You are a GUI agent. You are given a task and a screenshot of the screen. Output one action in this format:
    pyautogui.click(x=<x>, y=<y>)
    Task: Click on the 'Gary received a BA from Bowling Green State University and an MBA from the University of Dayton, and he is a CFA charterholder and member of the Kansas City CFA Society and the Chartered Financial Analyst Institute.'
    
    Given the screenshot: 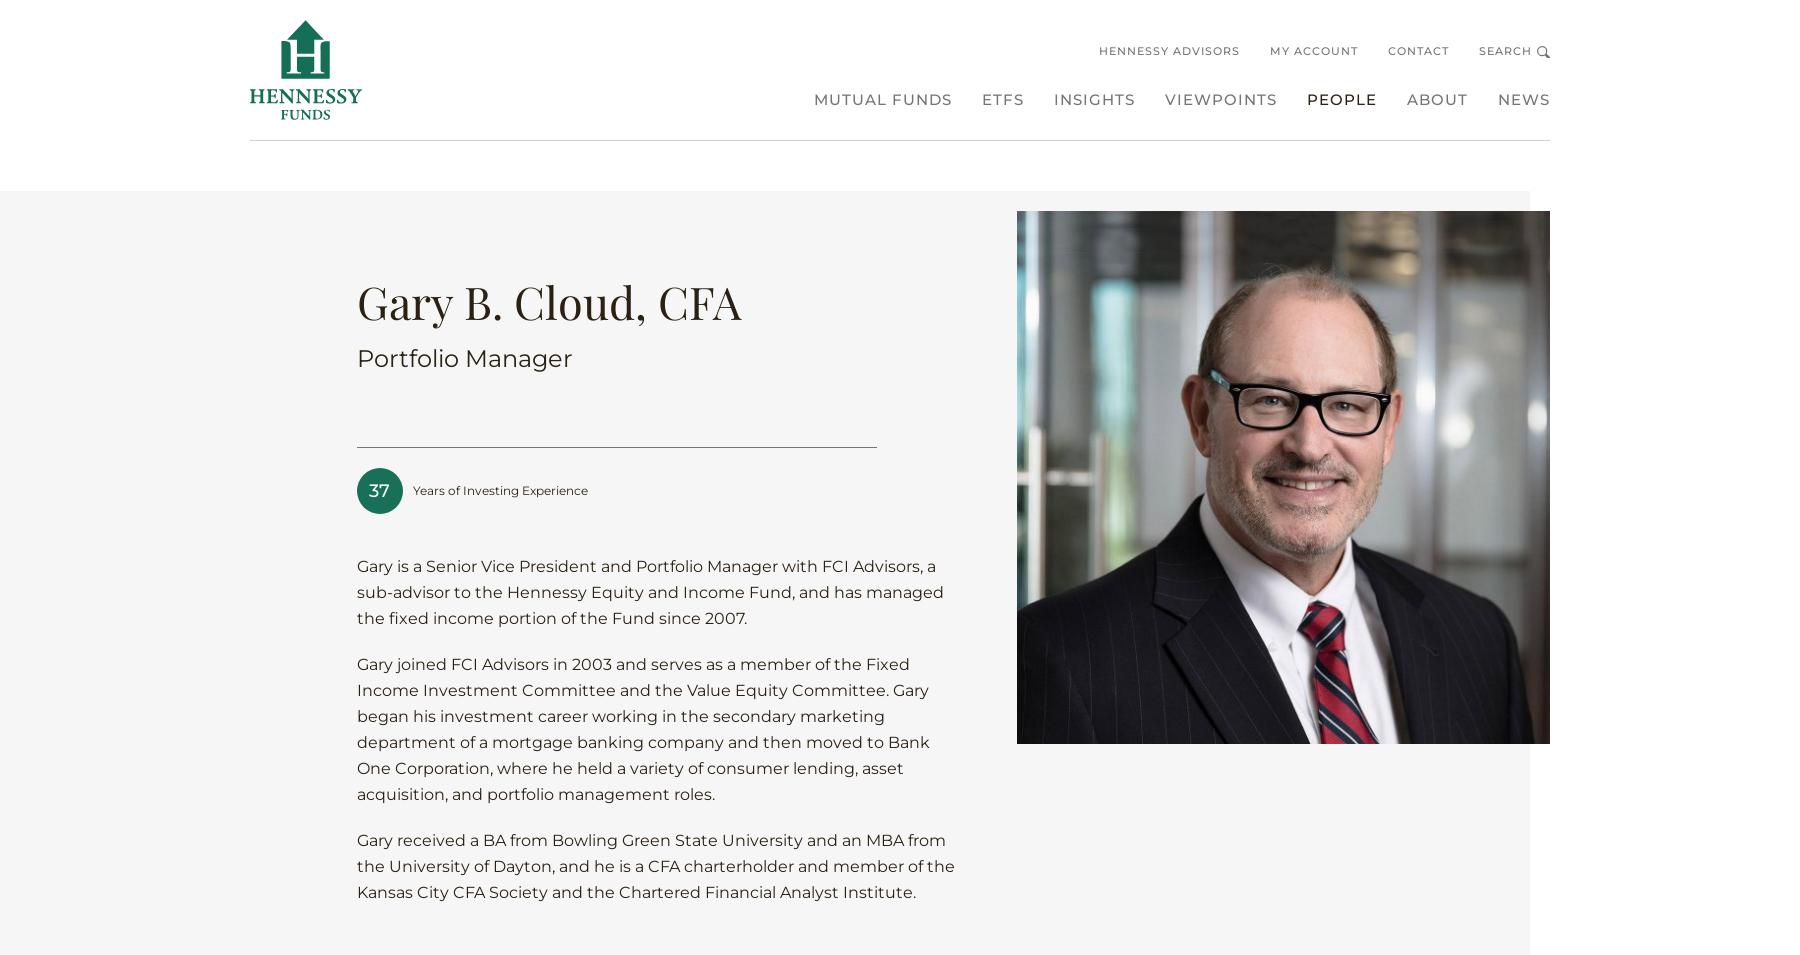 What is the action you would take?
    pyautogui.click(x=655, y=865)
    